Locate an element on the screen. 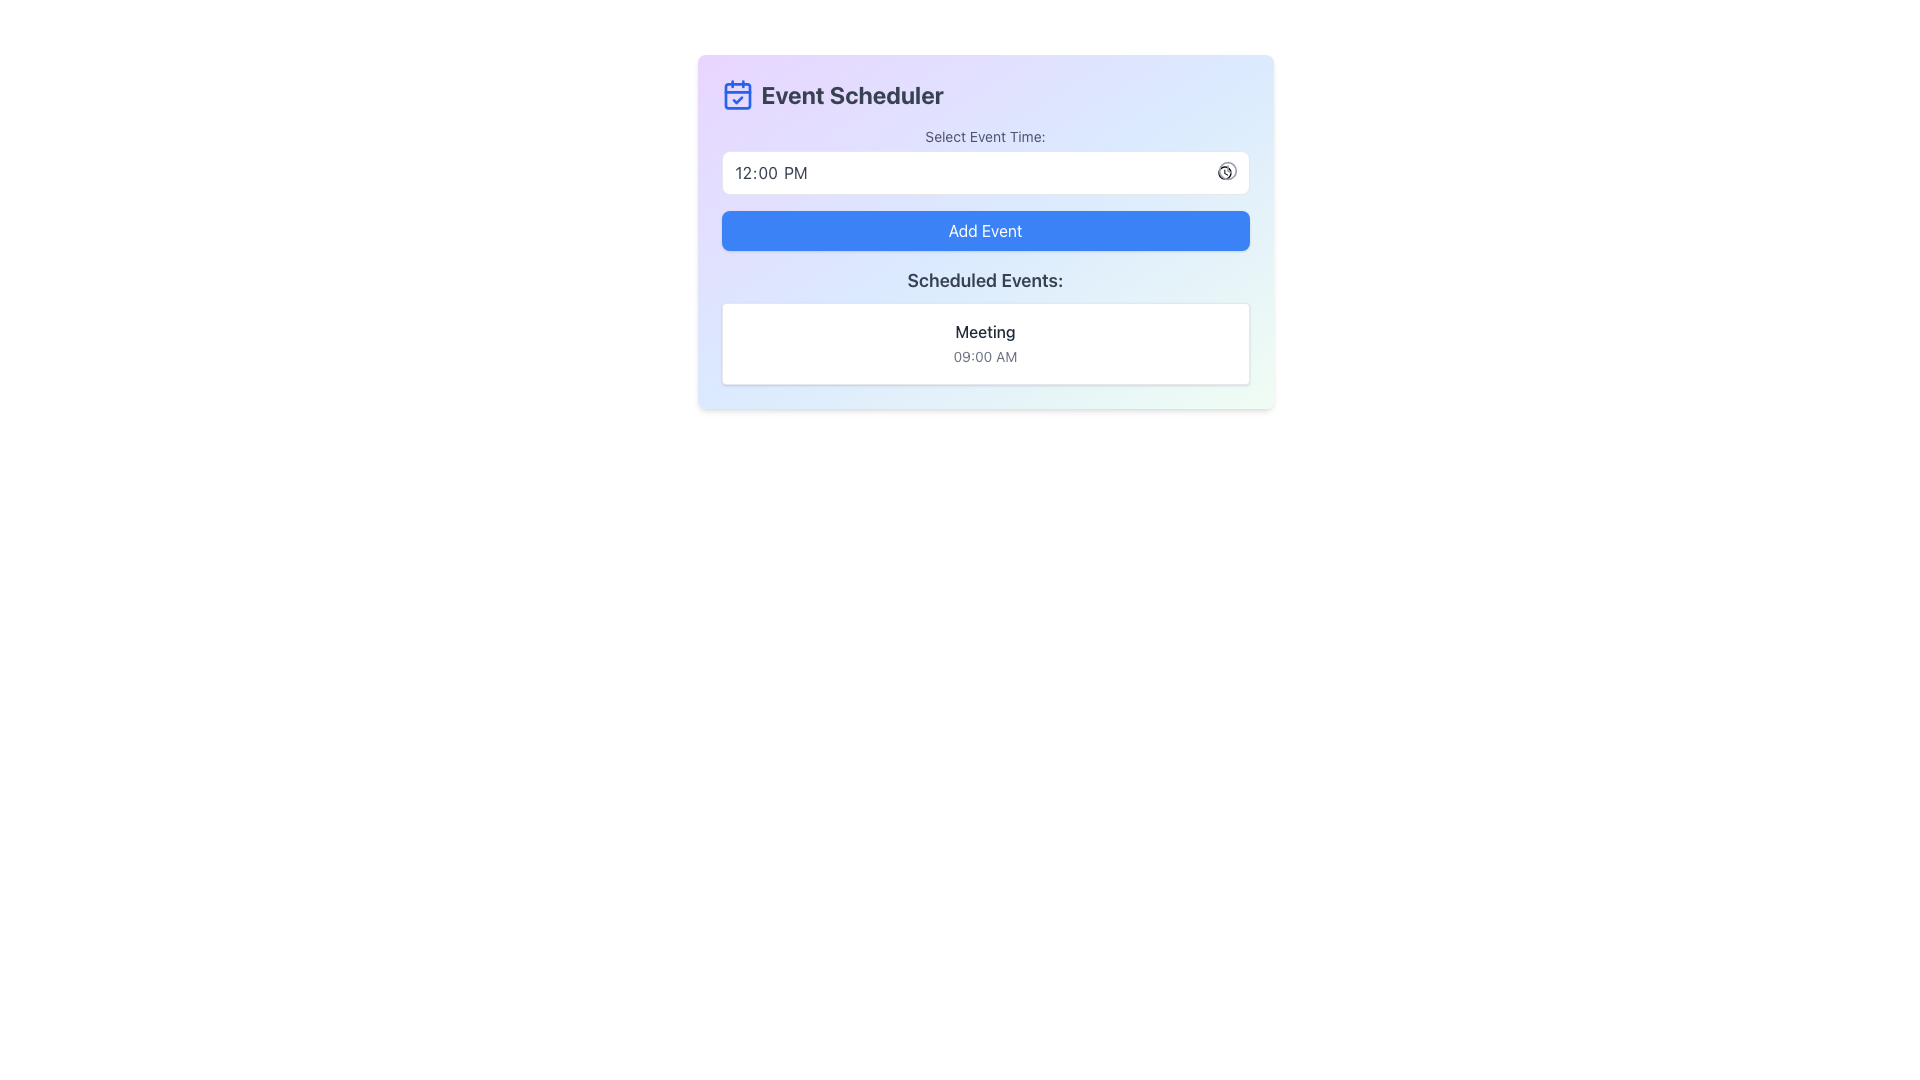 The width and height of the screenshot is (1920, 1080). the circular clock icon located at the top-right corner of the time selection input field to trigger a tooltip or visual change is located at coordinates (1226, 169).